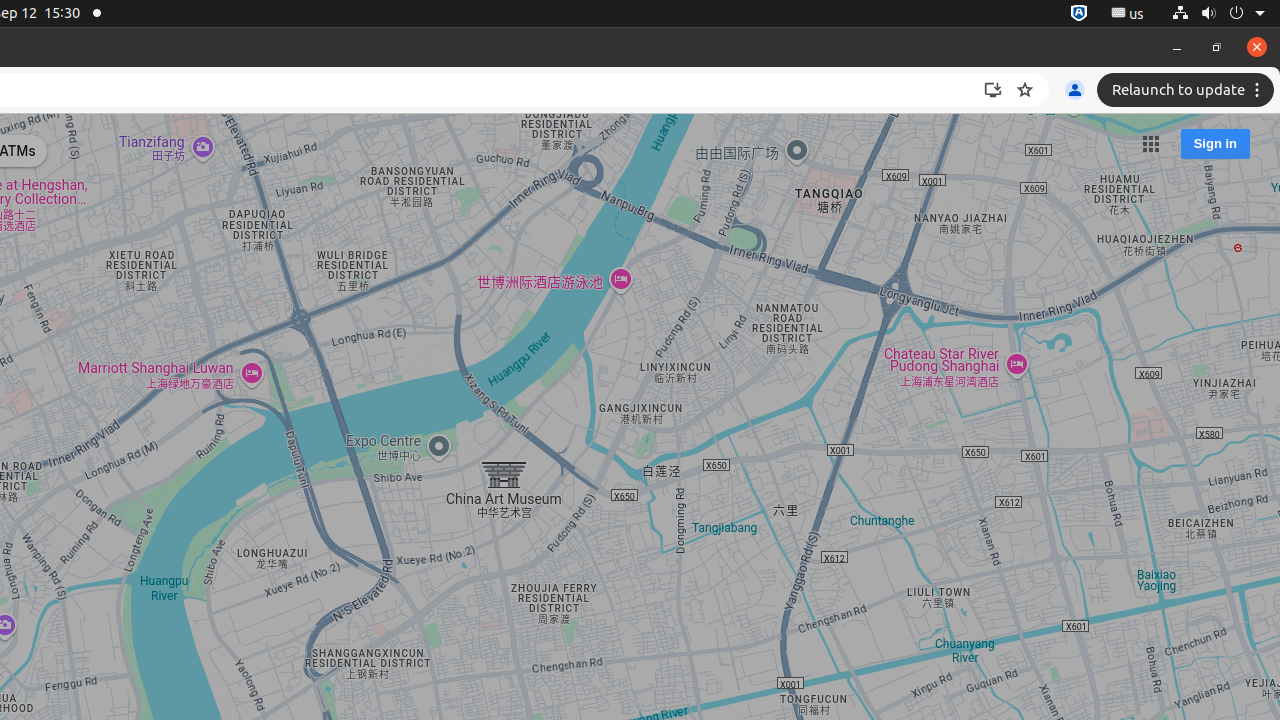  Describe the element at coordinates (1150, 142) in the screenshot. I see `'Google apps'` at that location.